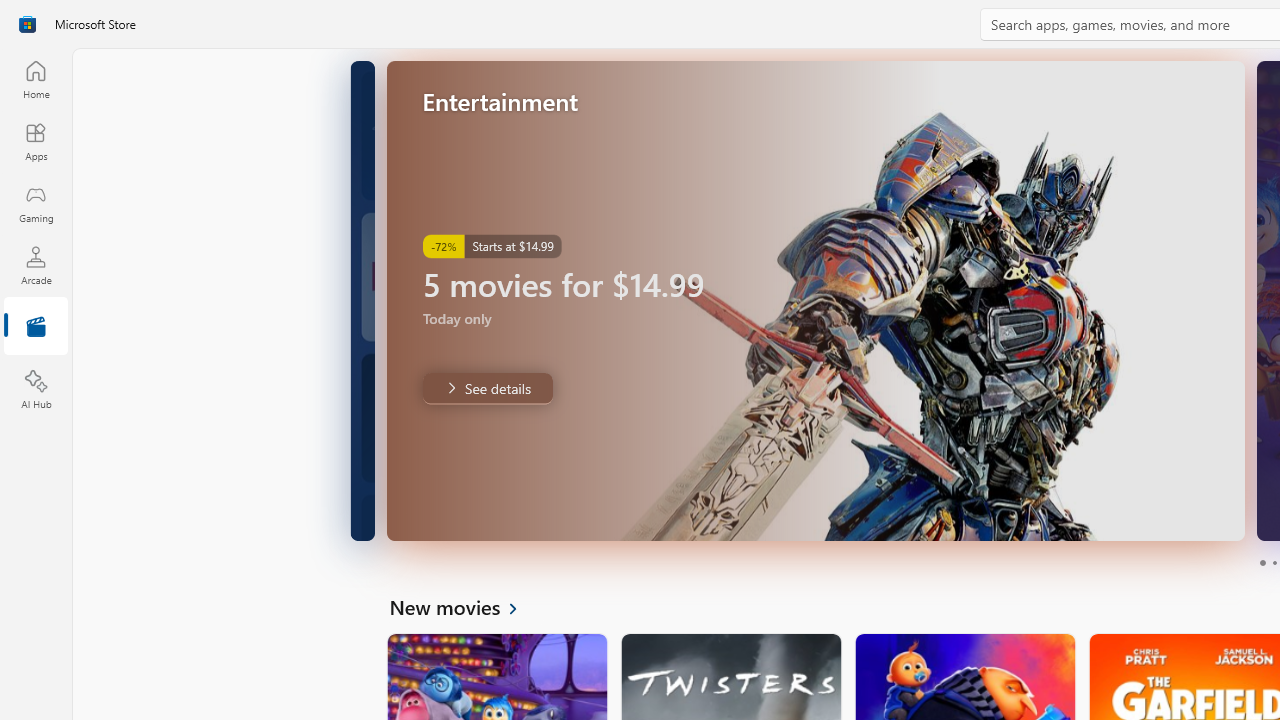 The width and height of the screenshot is (1280, 720). I want to click on 'See all  New movies', so click(464, 605).